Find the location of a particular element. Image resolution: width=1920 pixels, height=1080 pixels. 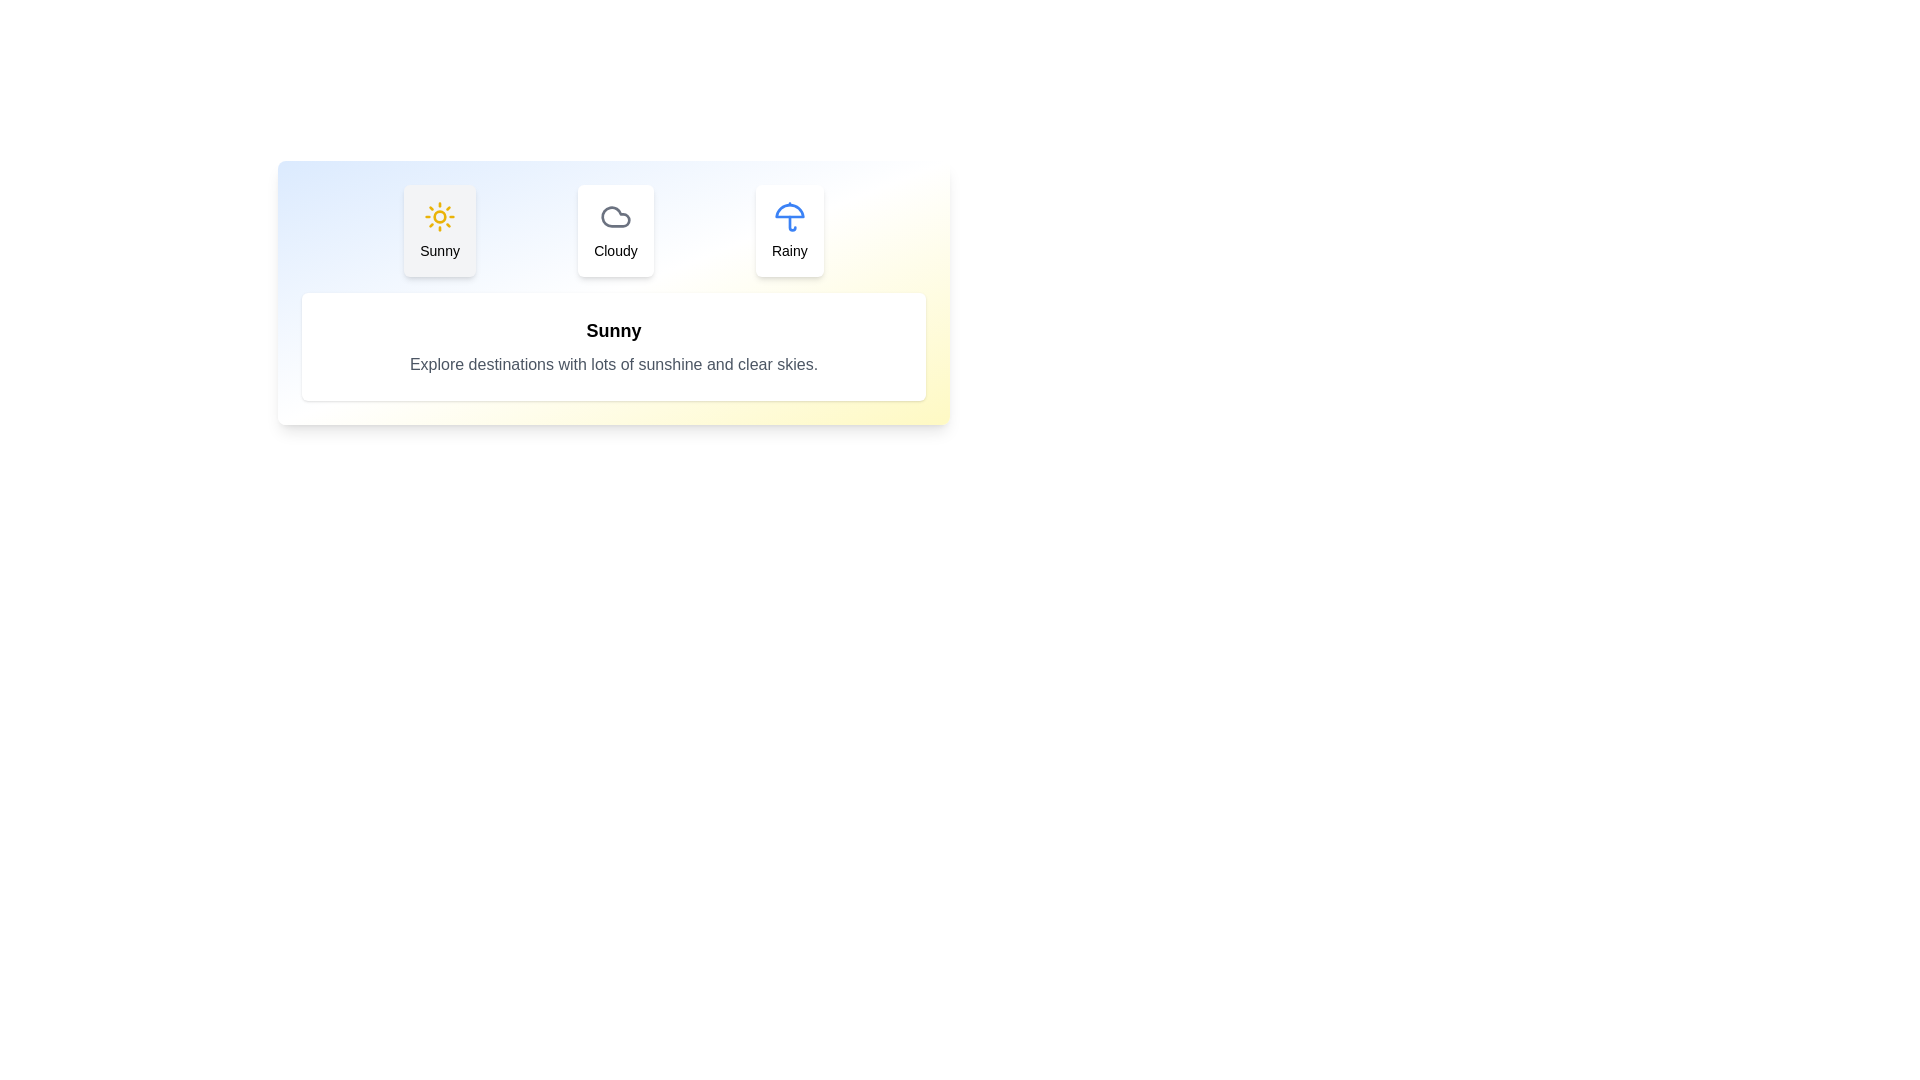

the Rainy button to view its details is located at coordinates (788, 230).